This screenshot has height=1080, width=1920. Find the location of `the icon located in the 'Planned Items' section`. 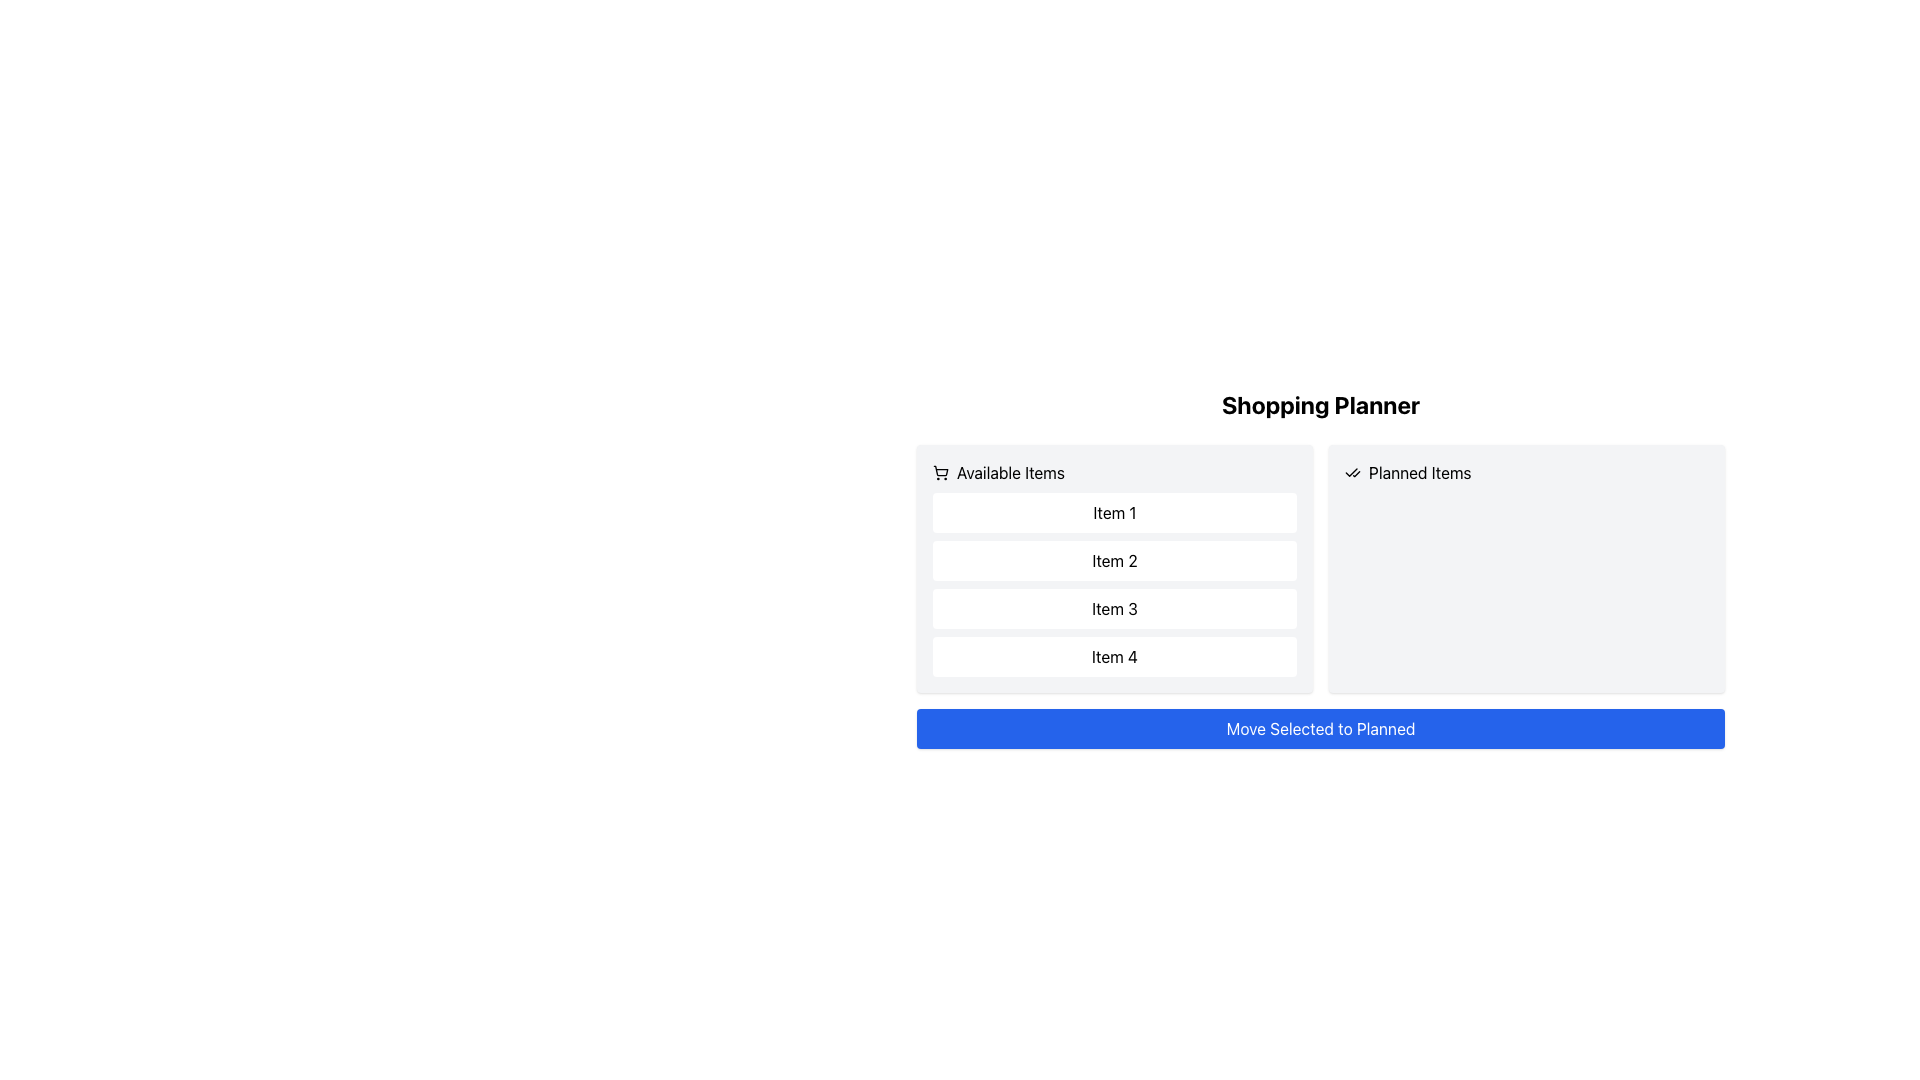

the icon located in the 'Planned Items' section is located at coordinates (1353, 473).